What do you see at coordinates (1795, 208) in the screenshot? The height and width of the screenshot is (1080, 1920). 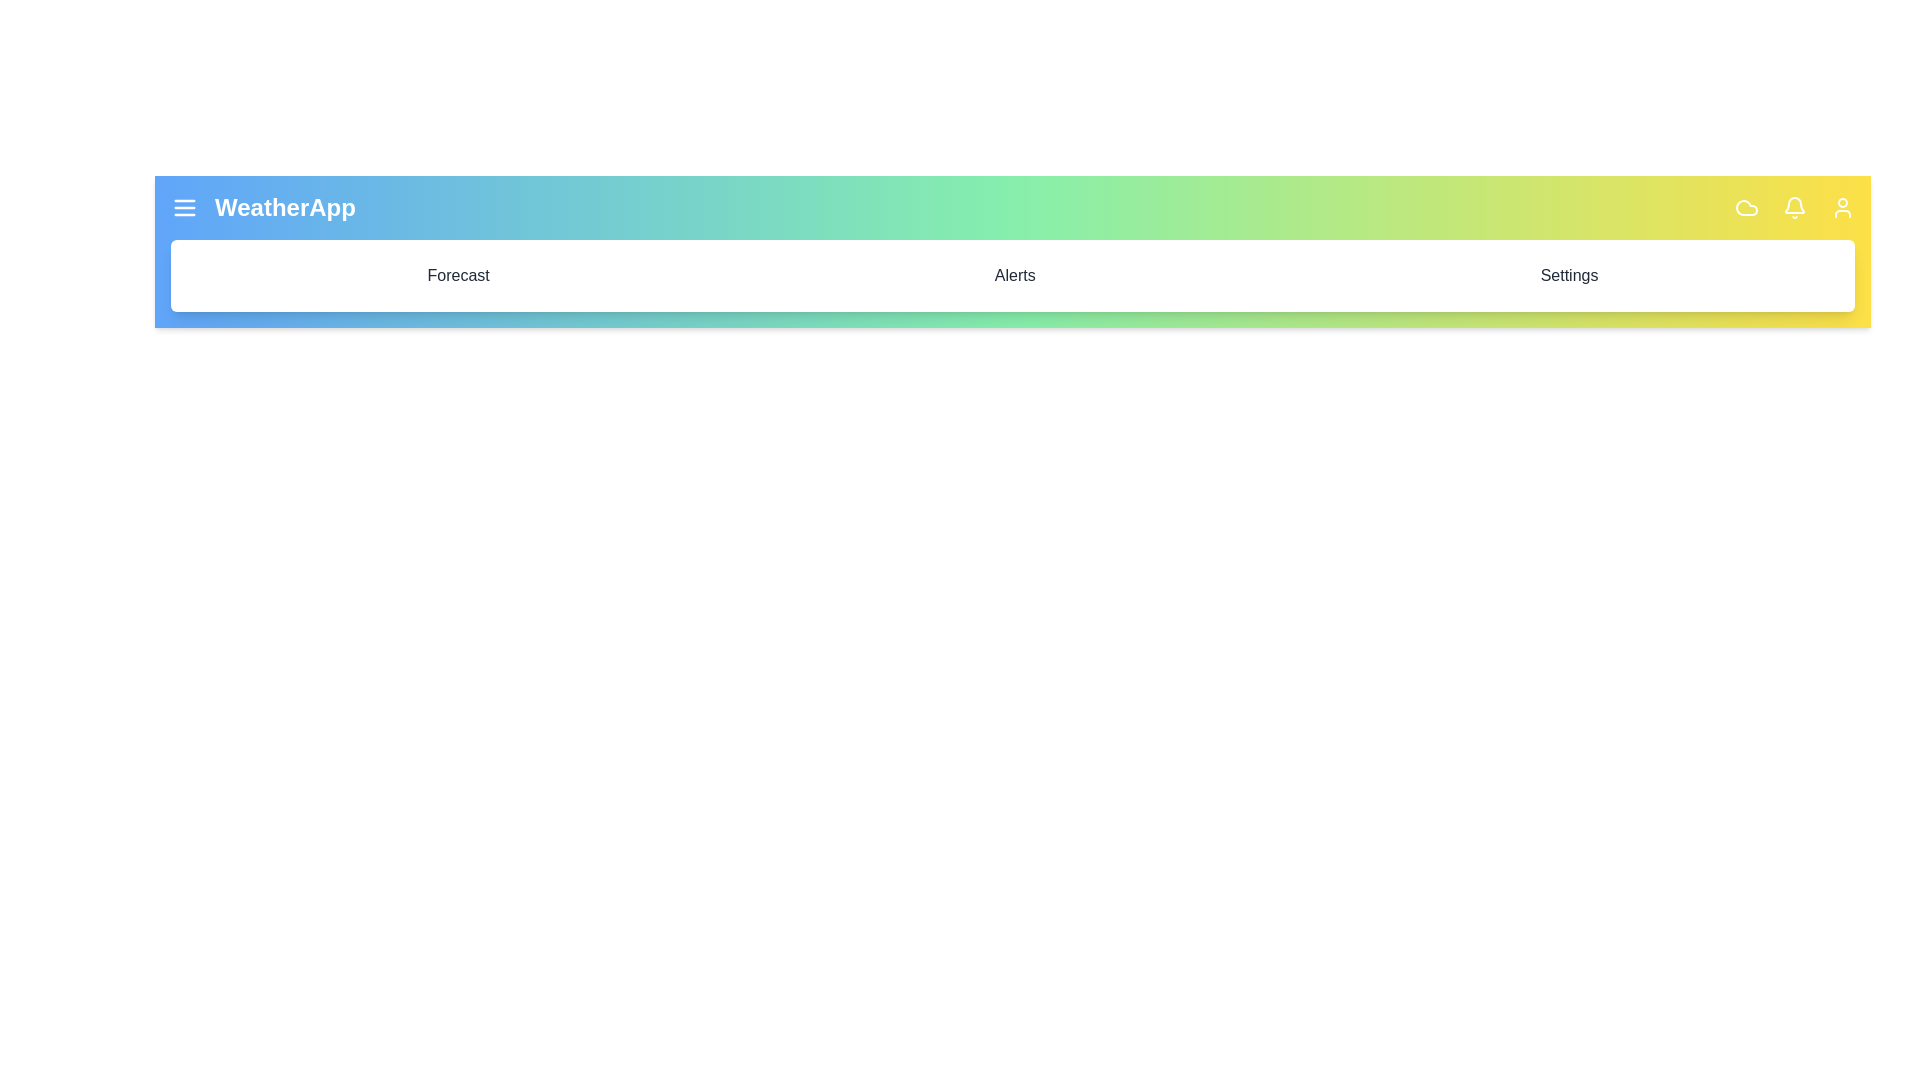 I see `the Bell icon in the WeatherAppBar` at bounding box center [1795, 208].